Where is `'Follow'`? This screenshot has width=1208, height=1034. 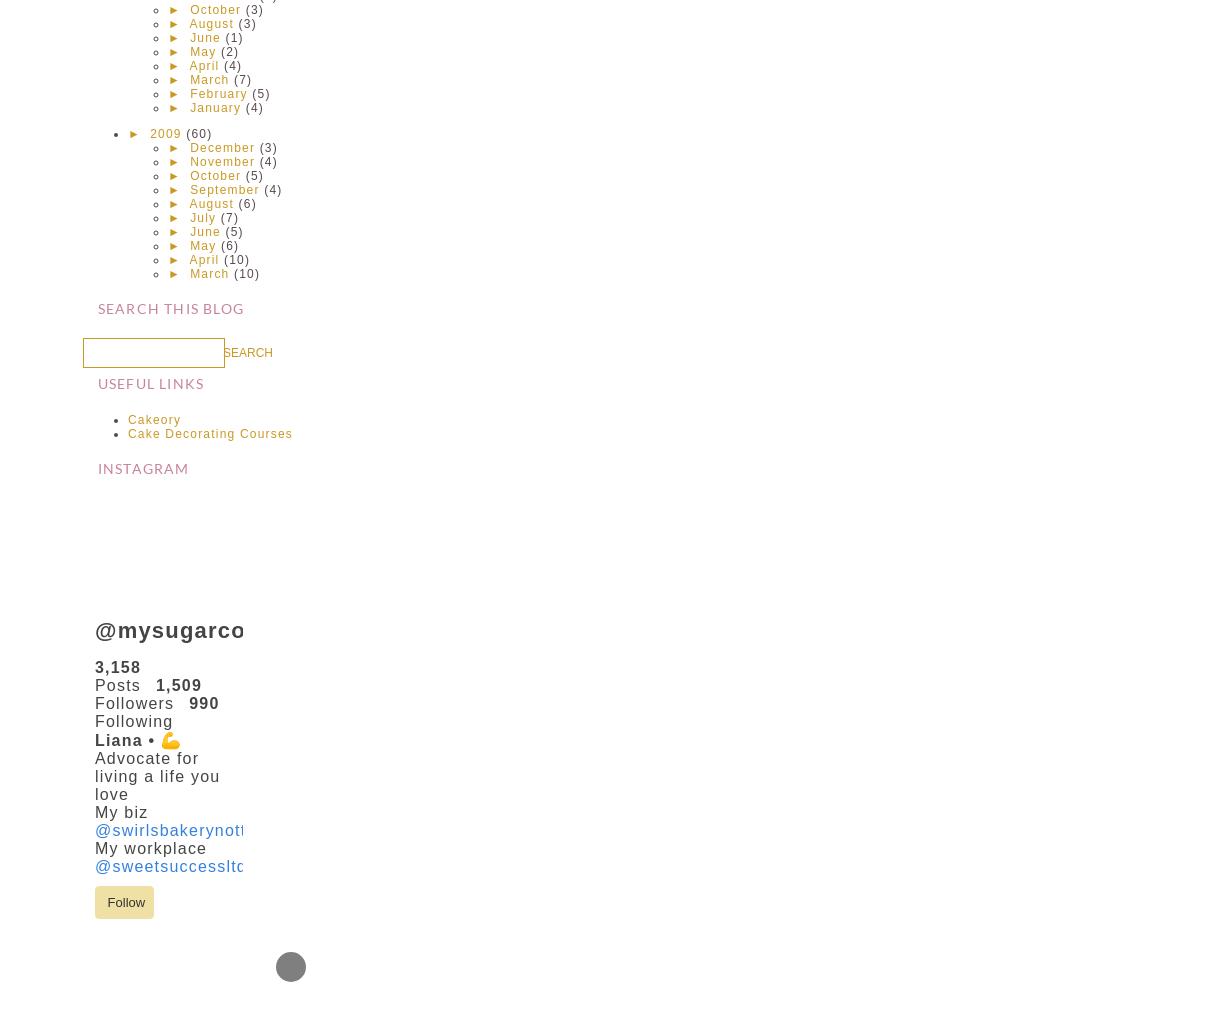
'Follow' is located at coordinates (123, 901).